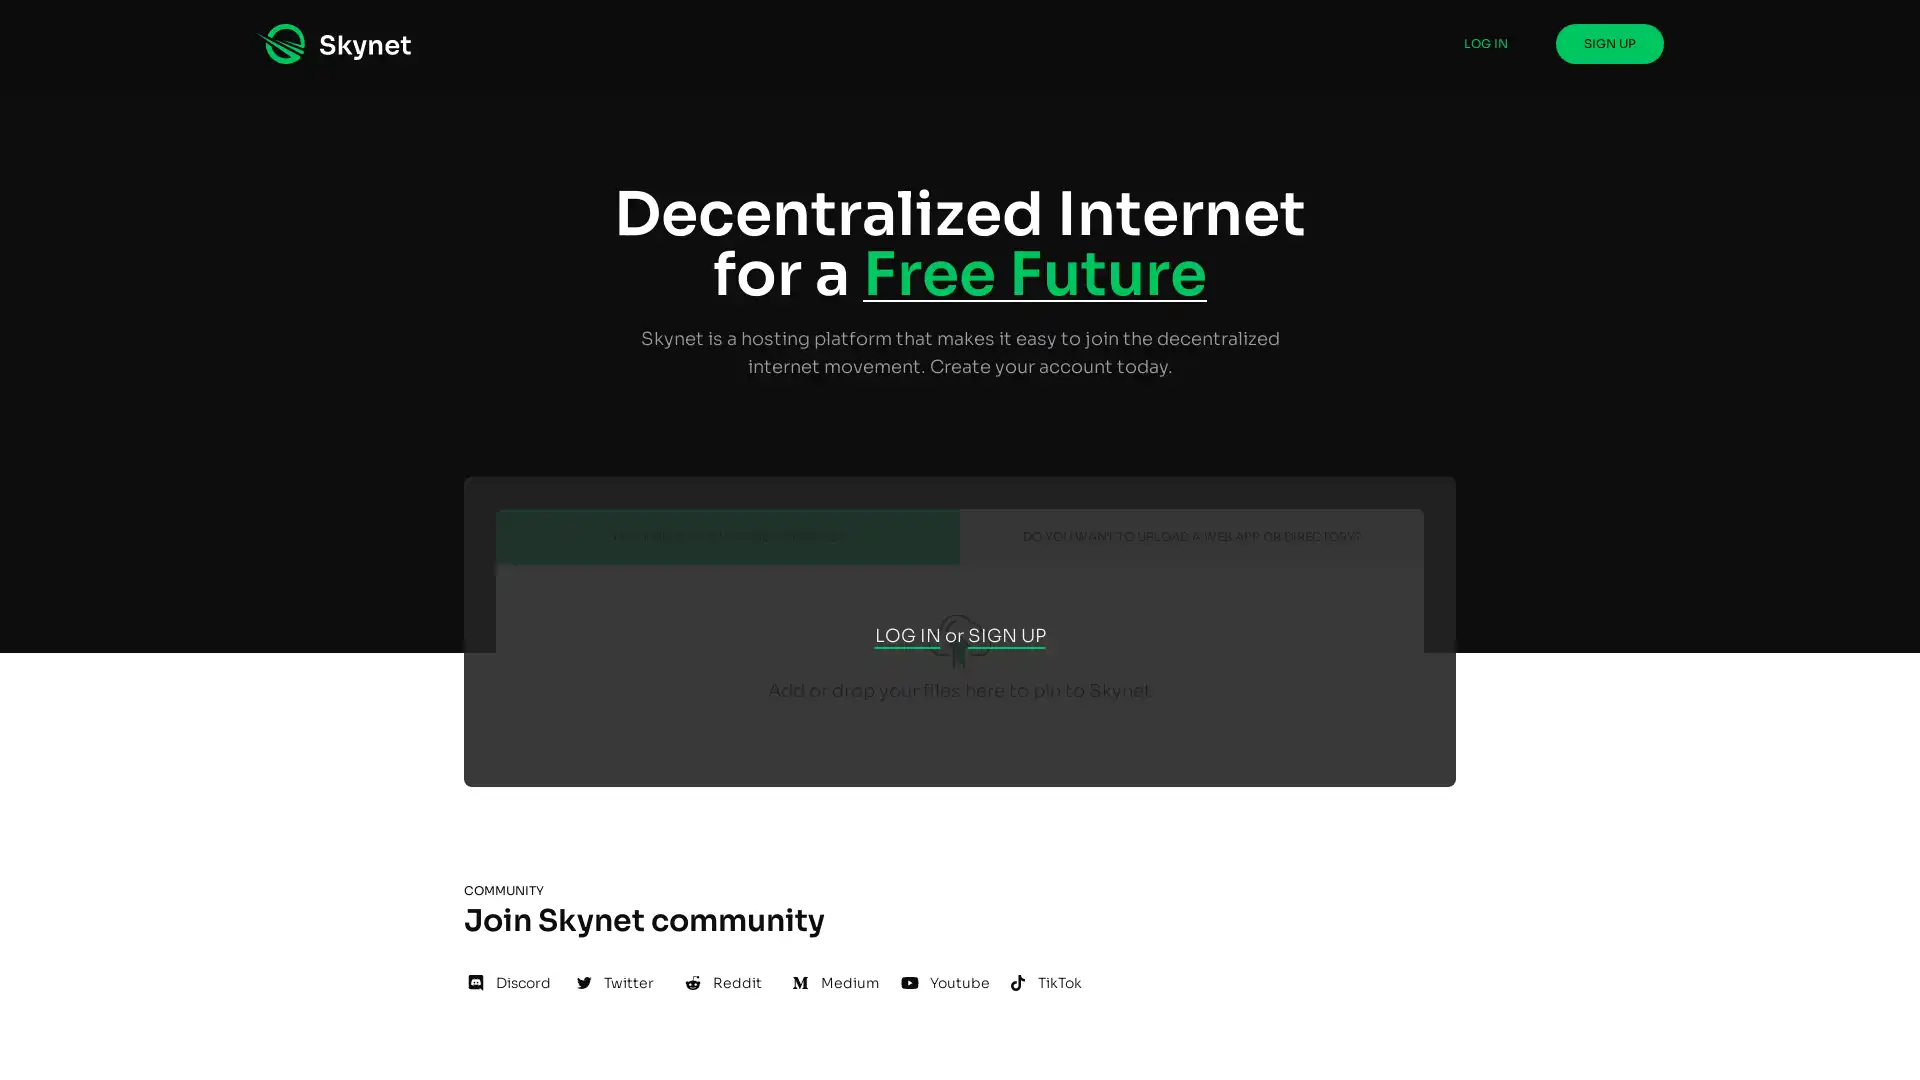 The image size is (1920, 1080). What do you see at coordinates (1191, 583) in the screenshot?
I see `DO YOU WANT TO UPLOAD A WEB APP OR DIRECTORY?` at bounding box center [1191, 583].